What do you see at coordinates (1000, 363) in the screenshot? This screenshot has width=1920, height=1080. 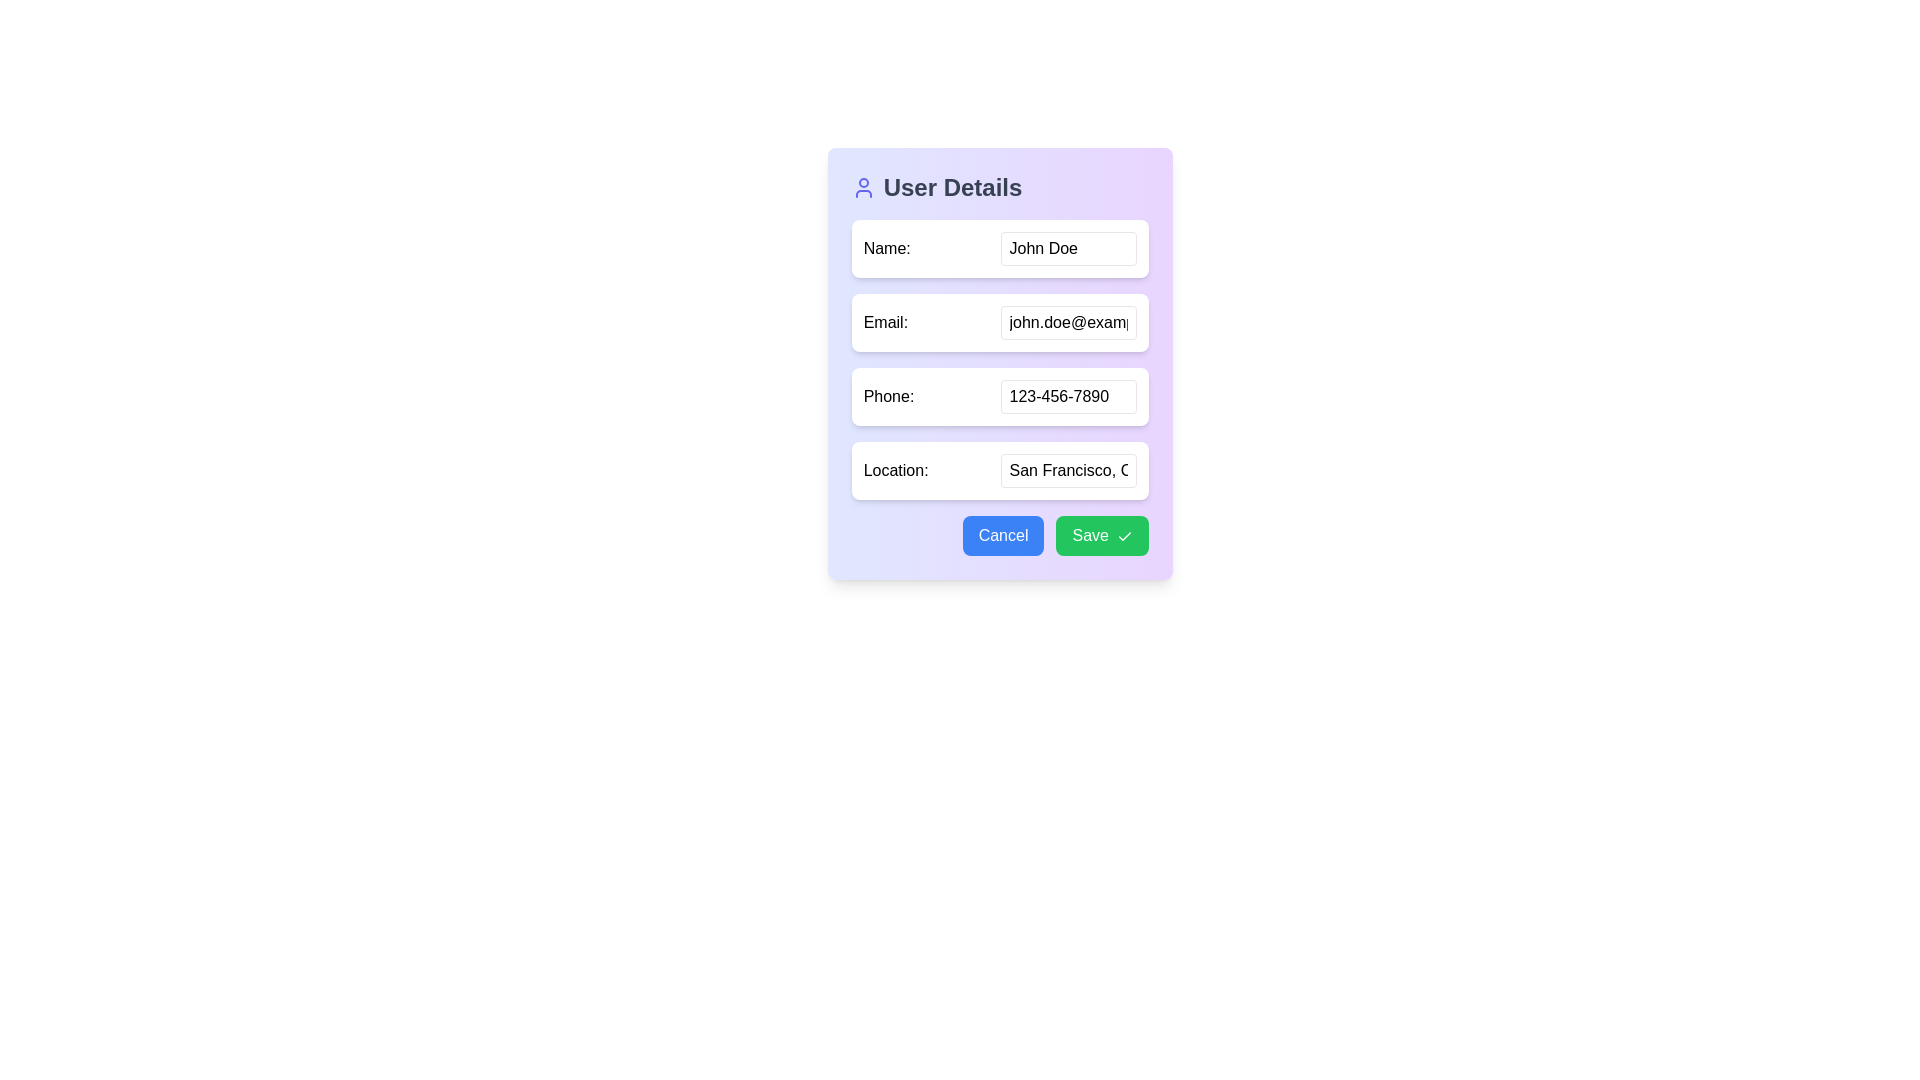 I see `the phone number input field, which is positioned below the Email field and above the Location field` at bounding box center [1000, 363].